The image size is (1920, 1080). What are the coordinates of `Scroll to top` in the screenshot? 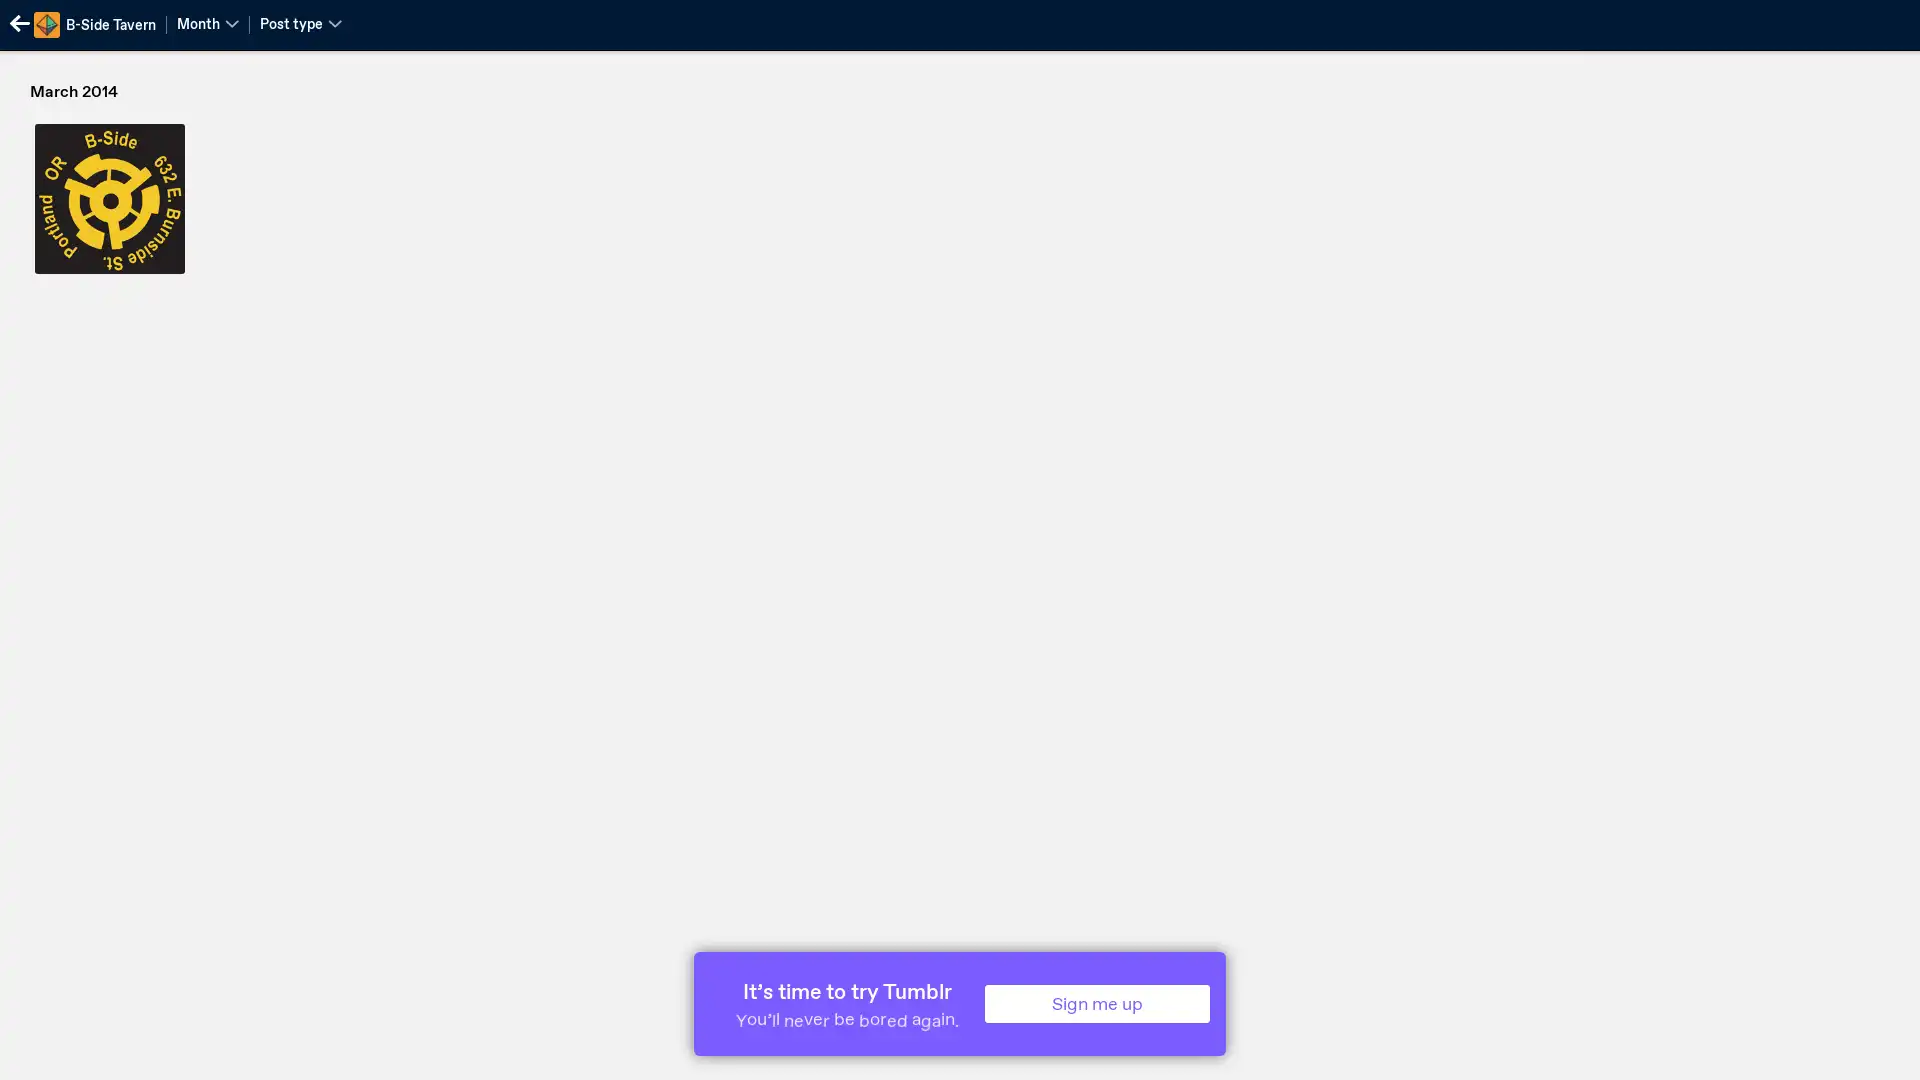 It's located at (1880, 1057).